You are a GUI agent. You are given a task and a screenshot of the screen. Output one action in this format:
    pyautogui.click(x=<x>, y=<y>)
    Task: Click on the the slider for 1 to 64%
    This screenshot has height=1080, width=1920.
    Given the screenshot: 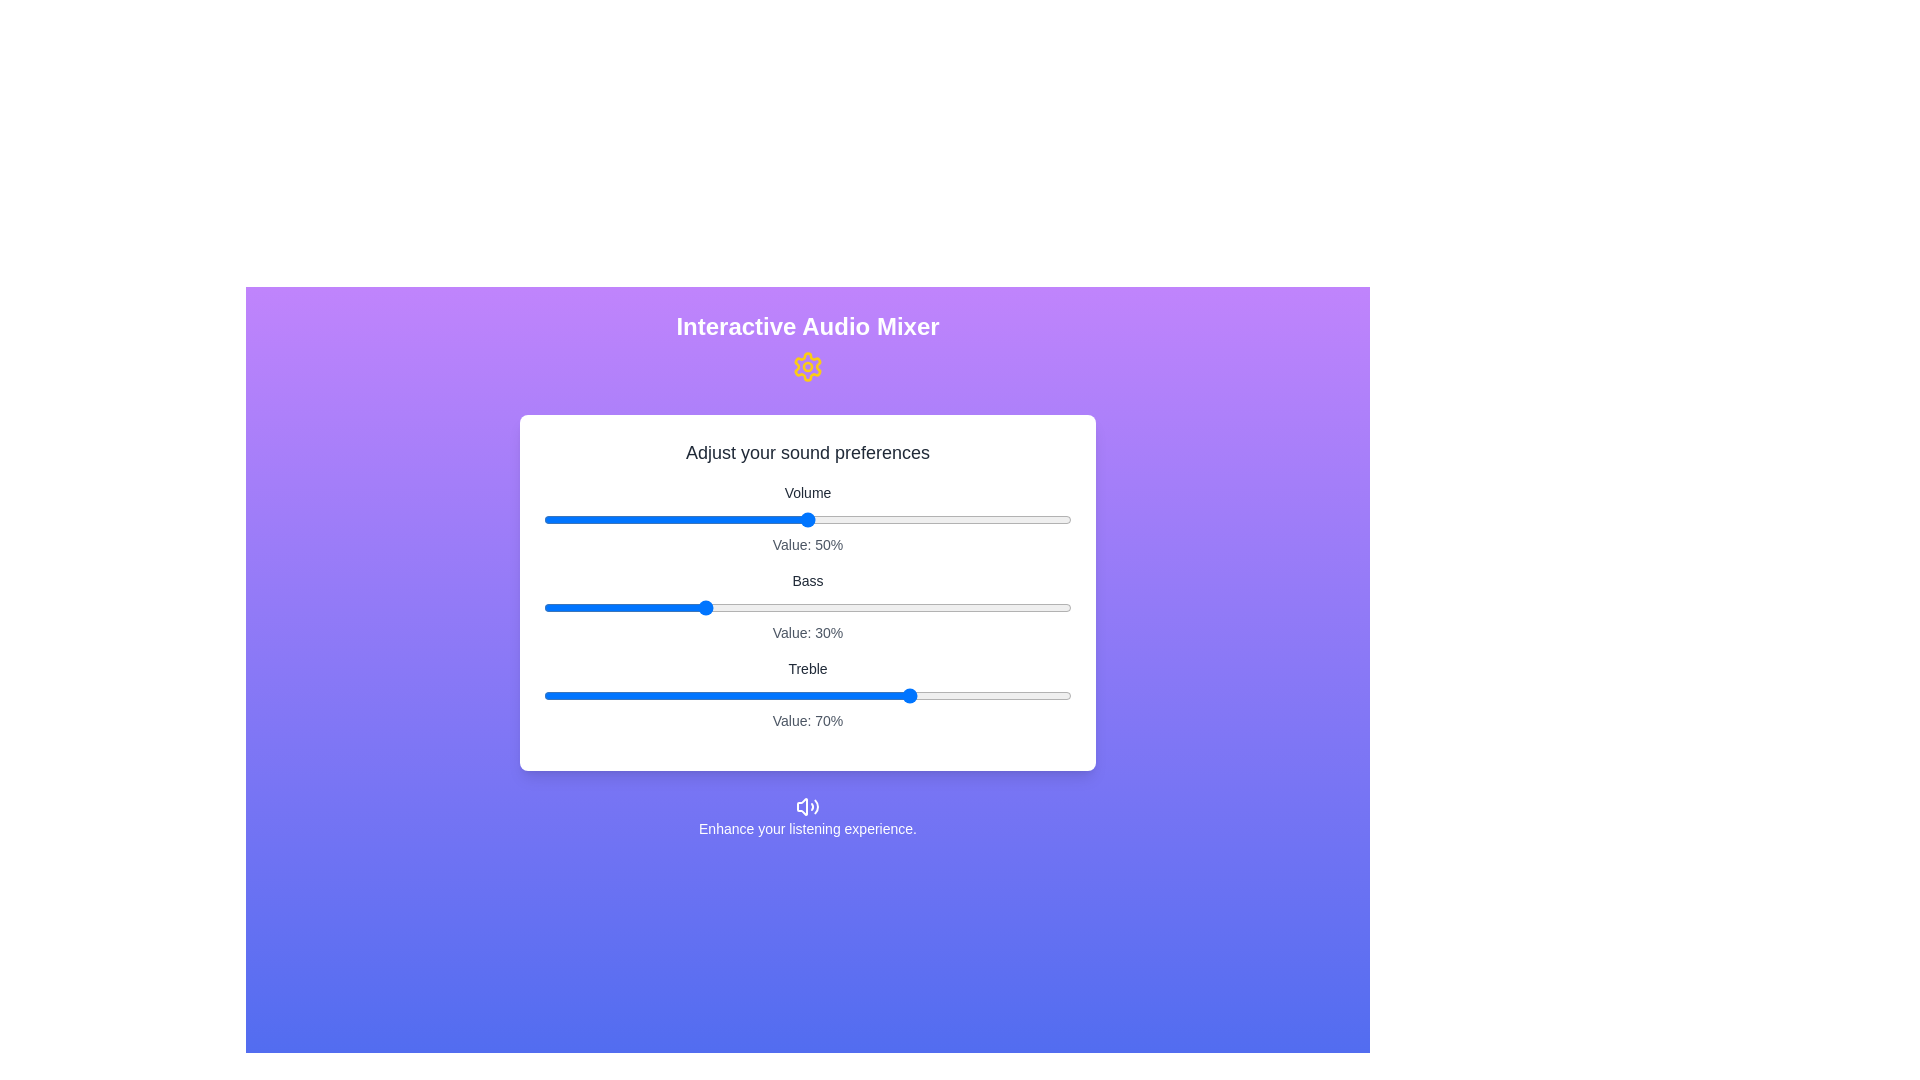 What is the action you would take?
    pyautogui.click(x=880, y=607)
    